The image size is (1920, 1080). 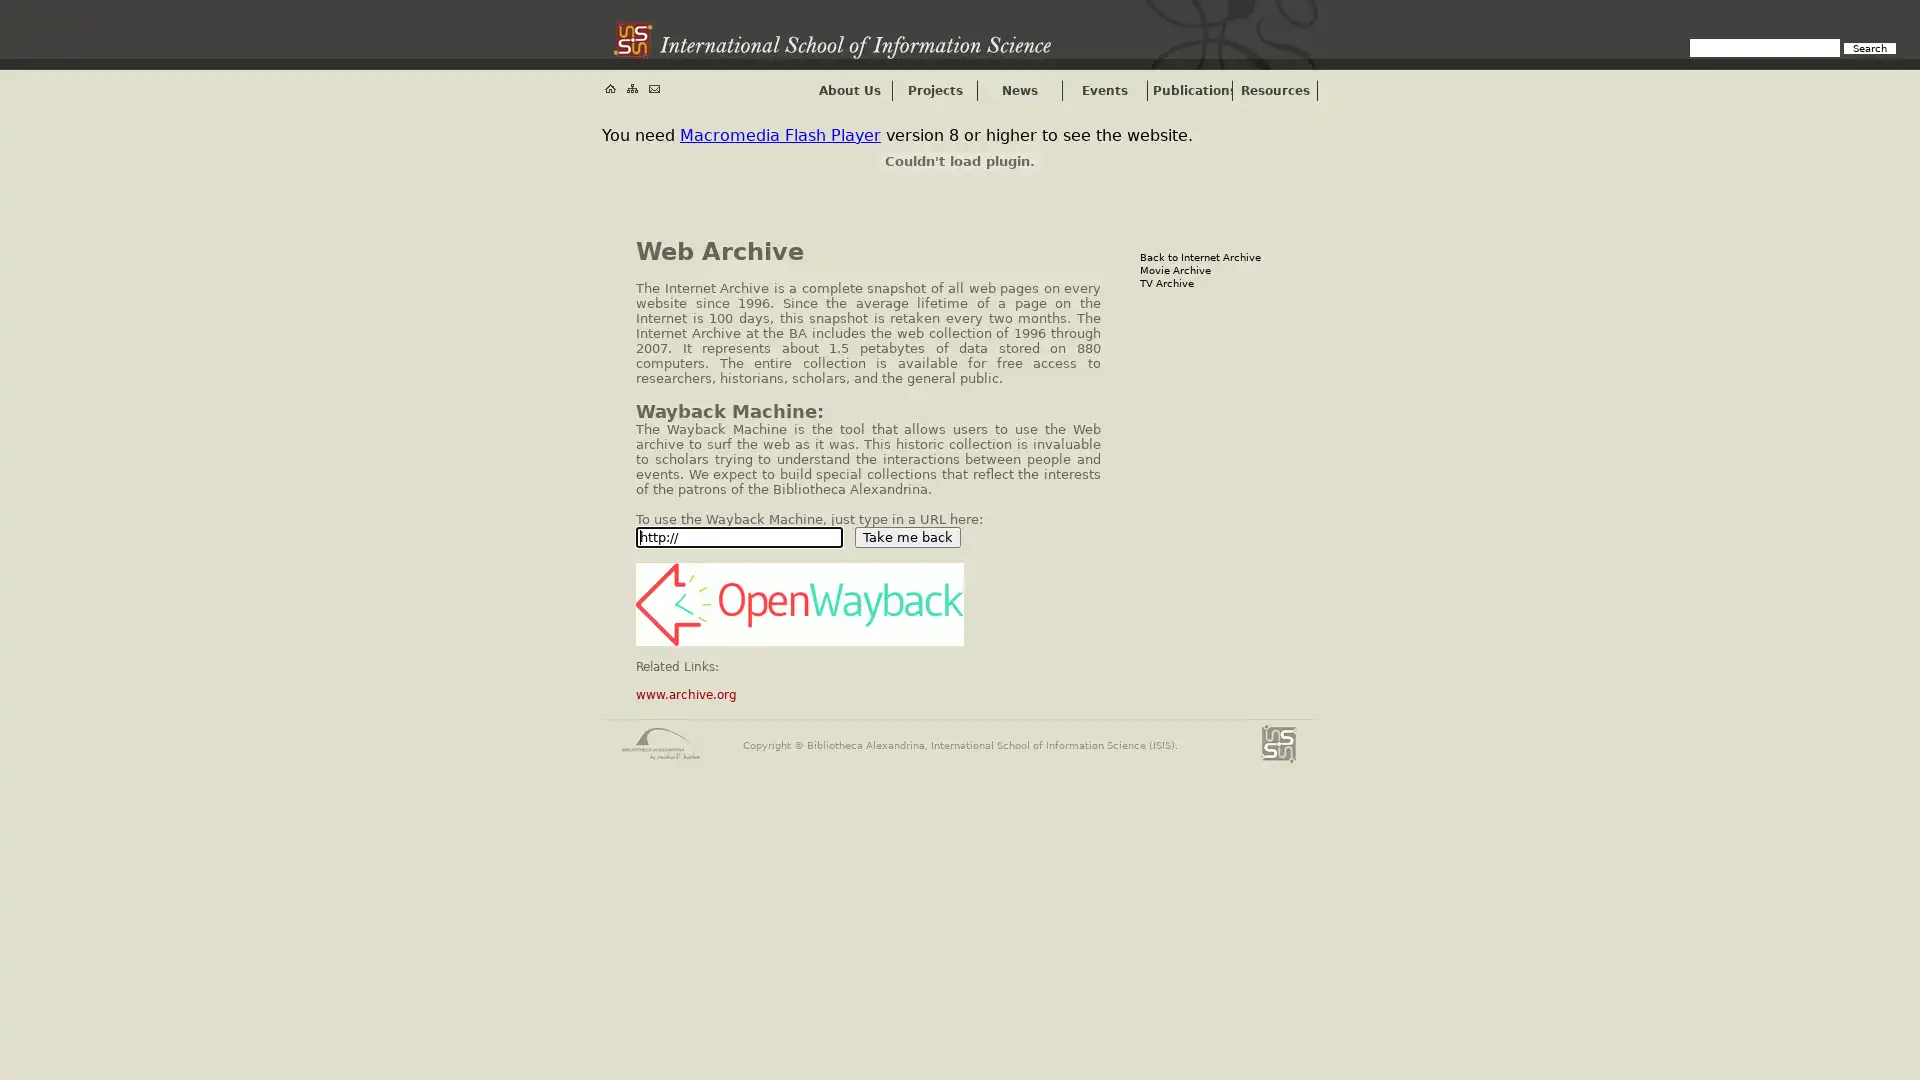 I want to click on Take me back, so click(x=906, y=536).